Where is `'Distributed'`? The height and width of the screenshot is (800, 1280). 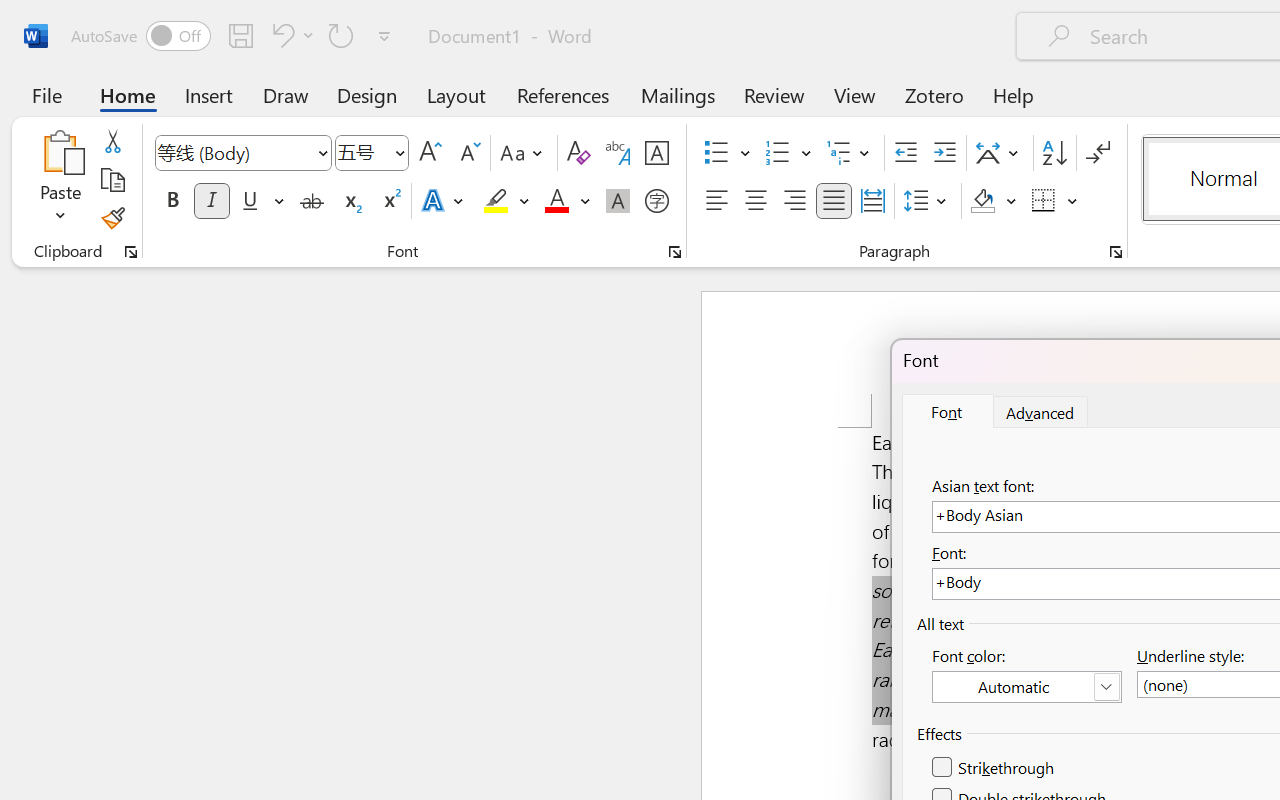 'Distributed' is located at coordinates (872, 201).